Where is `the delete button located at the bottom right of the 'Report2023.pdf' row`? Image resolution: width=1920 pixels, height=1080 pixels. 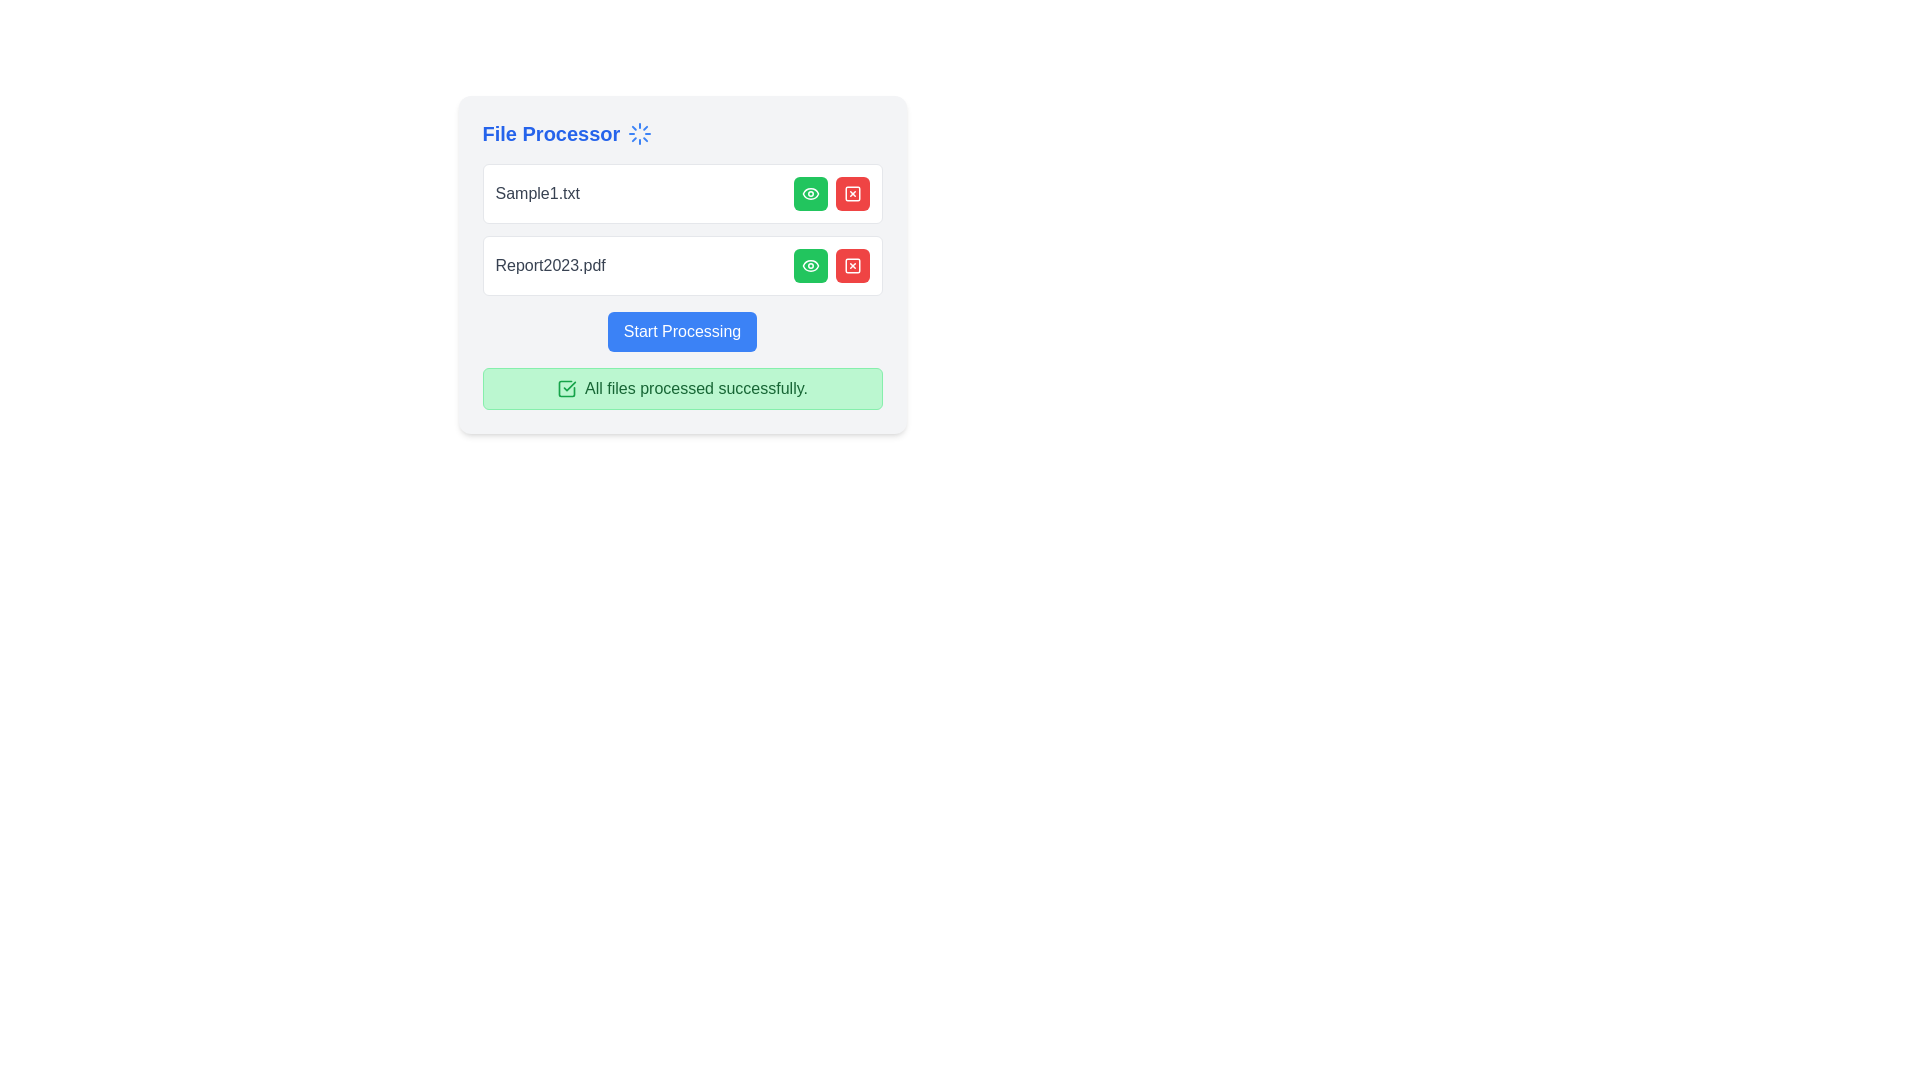 the delete button located at the bottom right of the 'Report2023.pdf' row is located at coordinates (852, 265).